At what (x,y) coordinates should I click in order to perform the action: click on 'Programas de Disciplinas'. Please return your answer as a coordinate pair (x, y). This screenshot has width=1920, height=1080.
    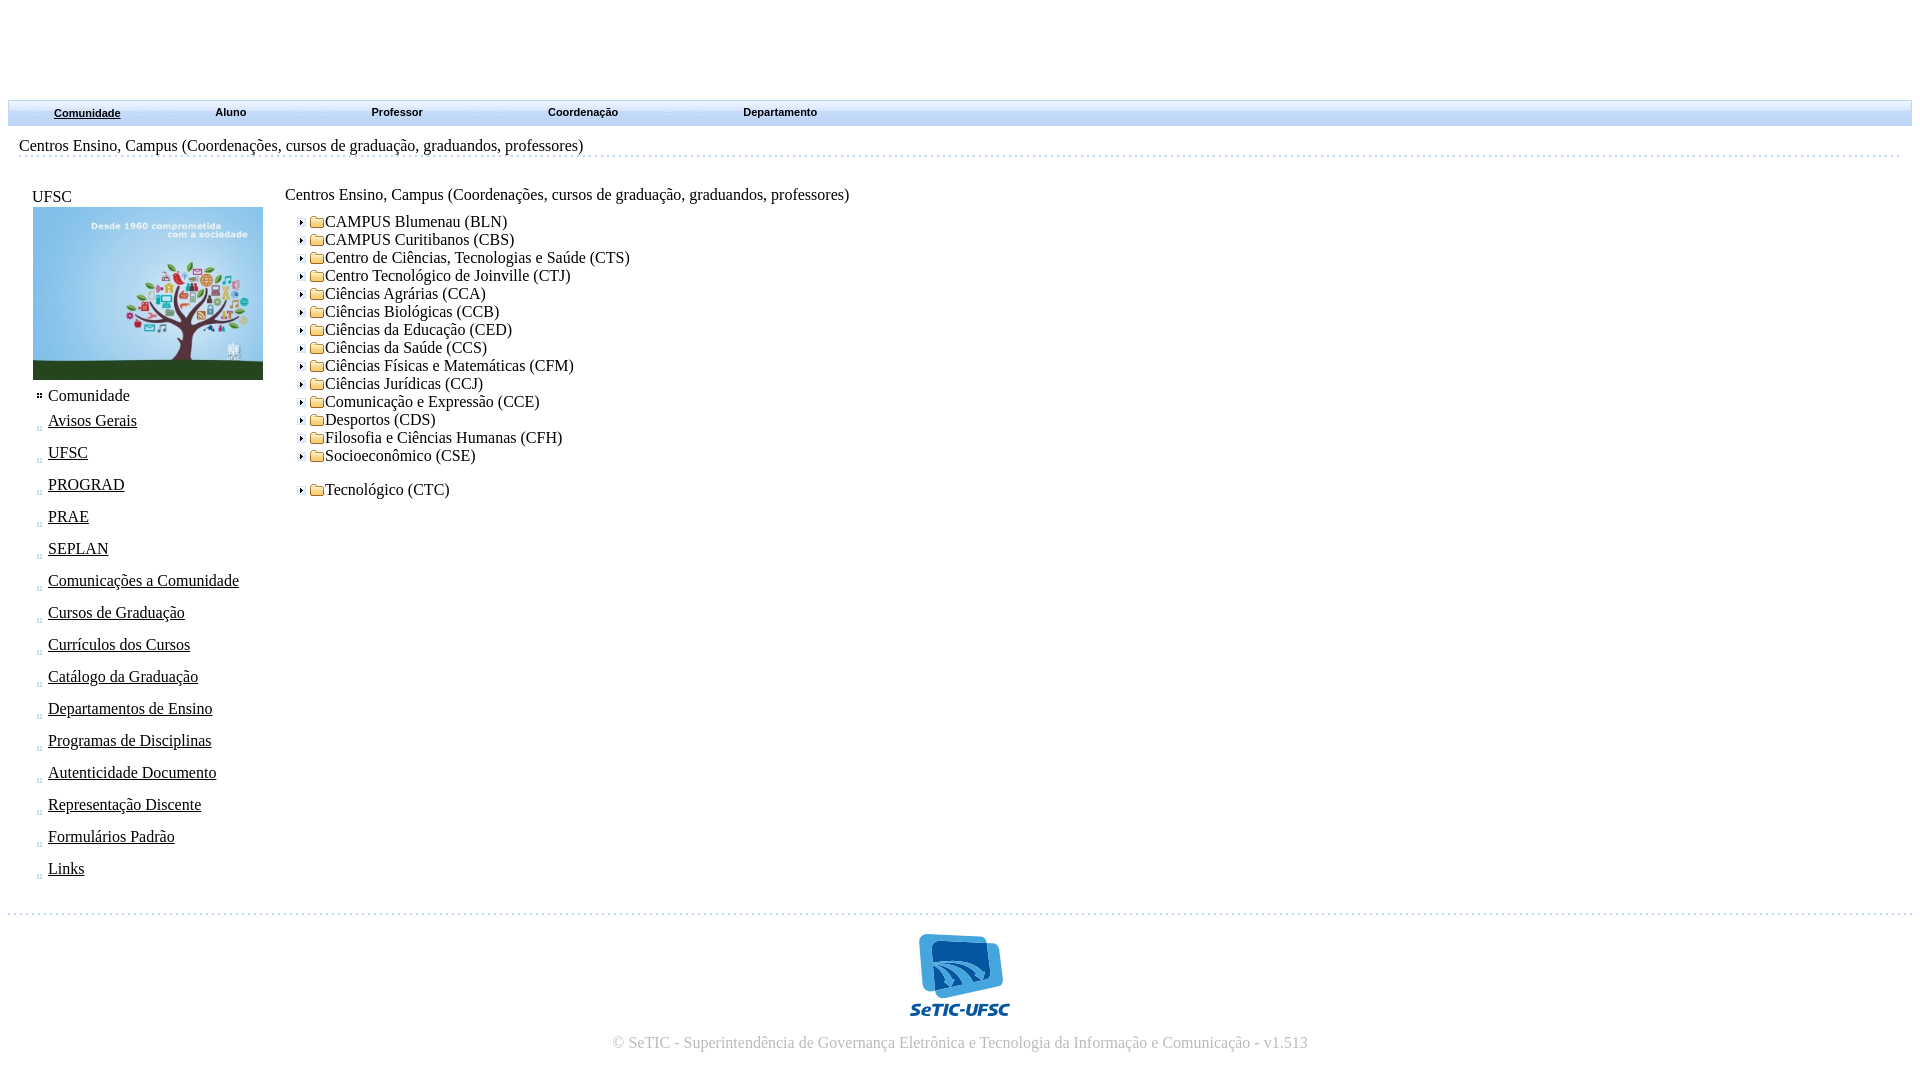
    Looking at the image, I should click on (128, 740).